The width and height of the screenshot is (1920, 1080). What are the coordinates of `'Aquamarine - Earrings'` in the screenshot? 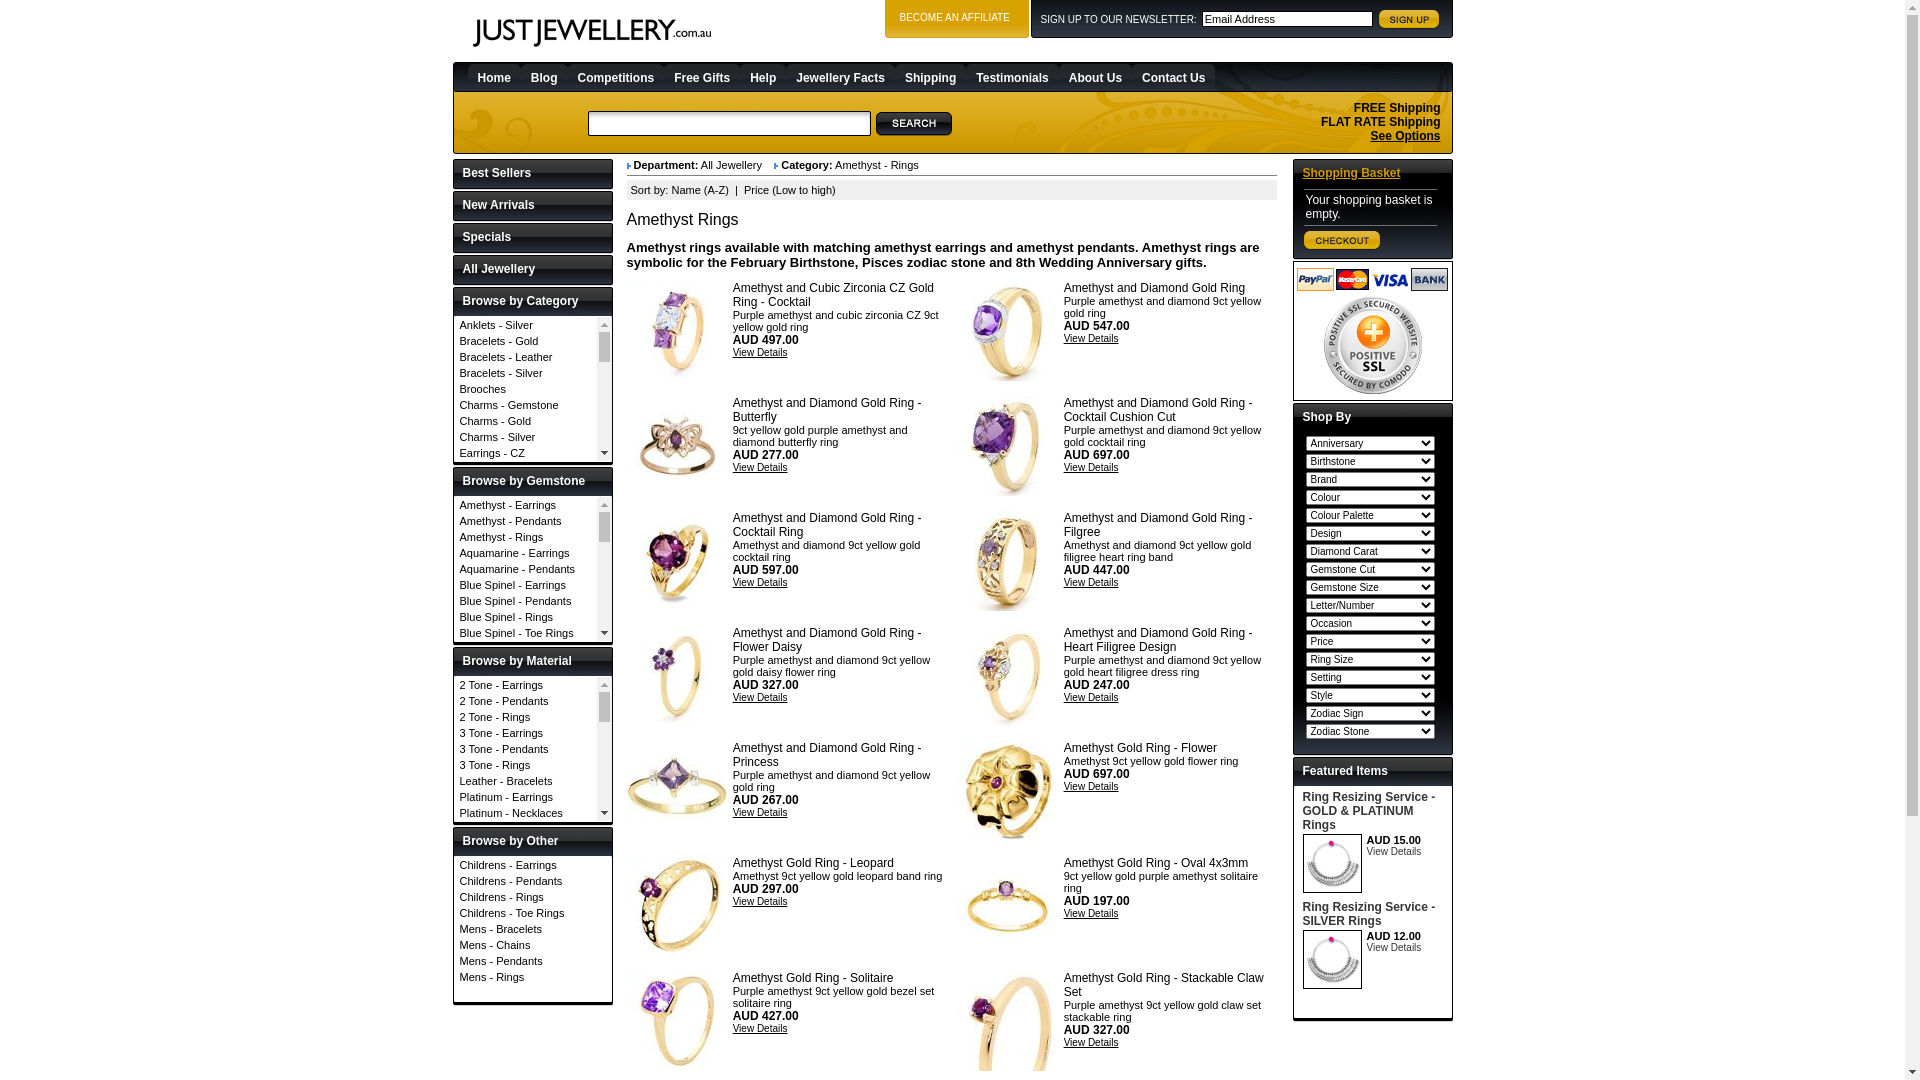 It's located at (453, 552).